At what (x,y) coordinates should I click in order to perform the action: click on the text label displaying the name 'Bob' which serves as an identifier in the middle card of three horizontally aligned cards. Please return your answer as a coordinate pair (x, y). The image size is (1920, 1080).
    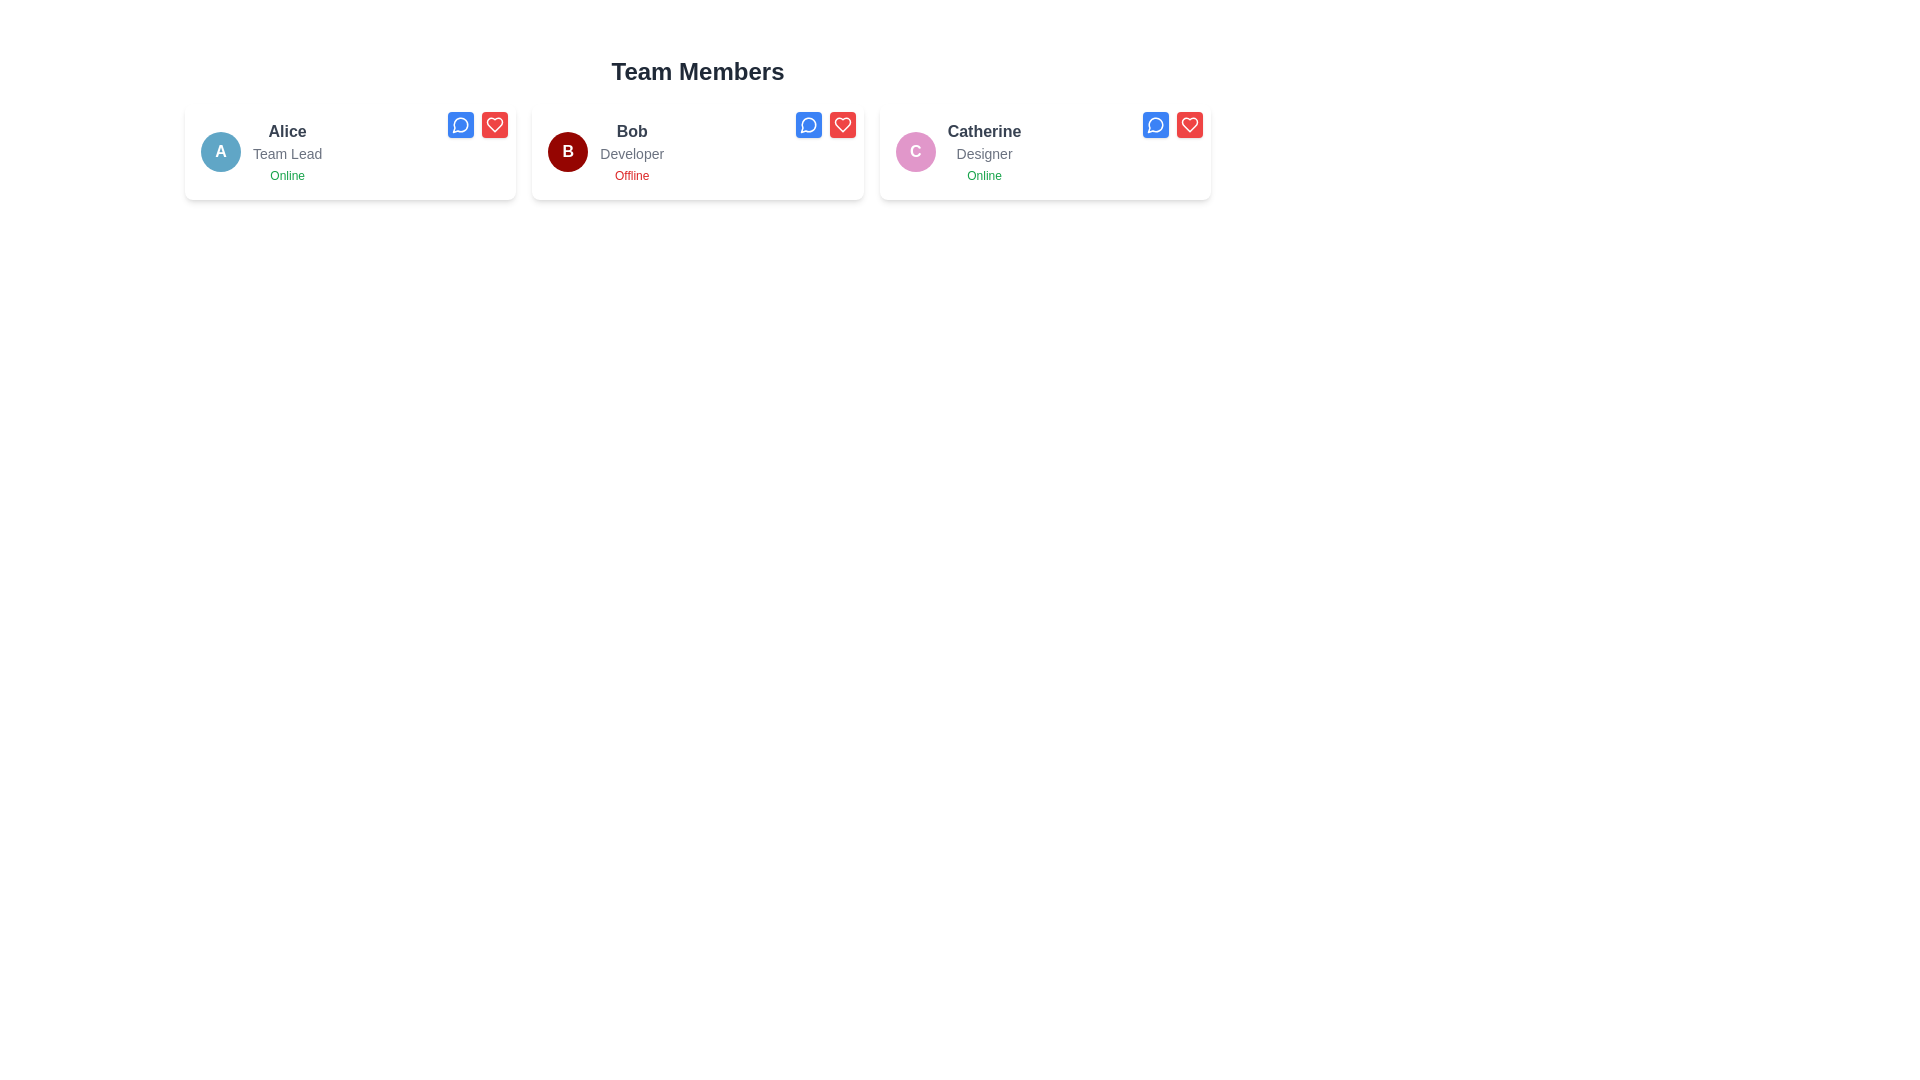
    Looking at the image, I should click on (631, 131).